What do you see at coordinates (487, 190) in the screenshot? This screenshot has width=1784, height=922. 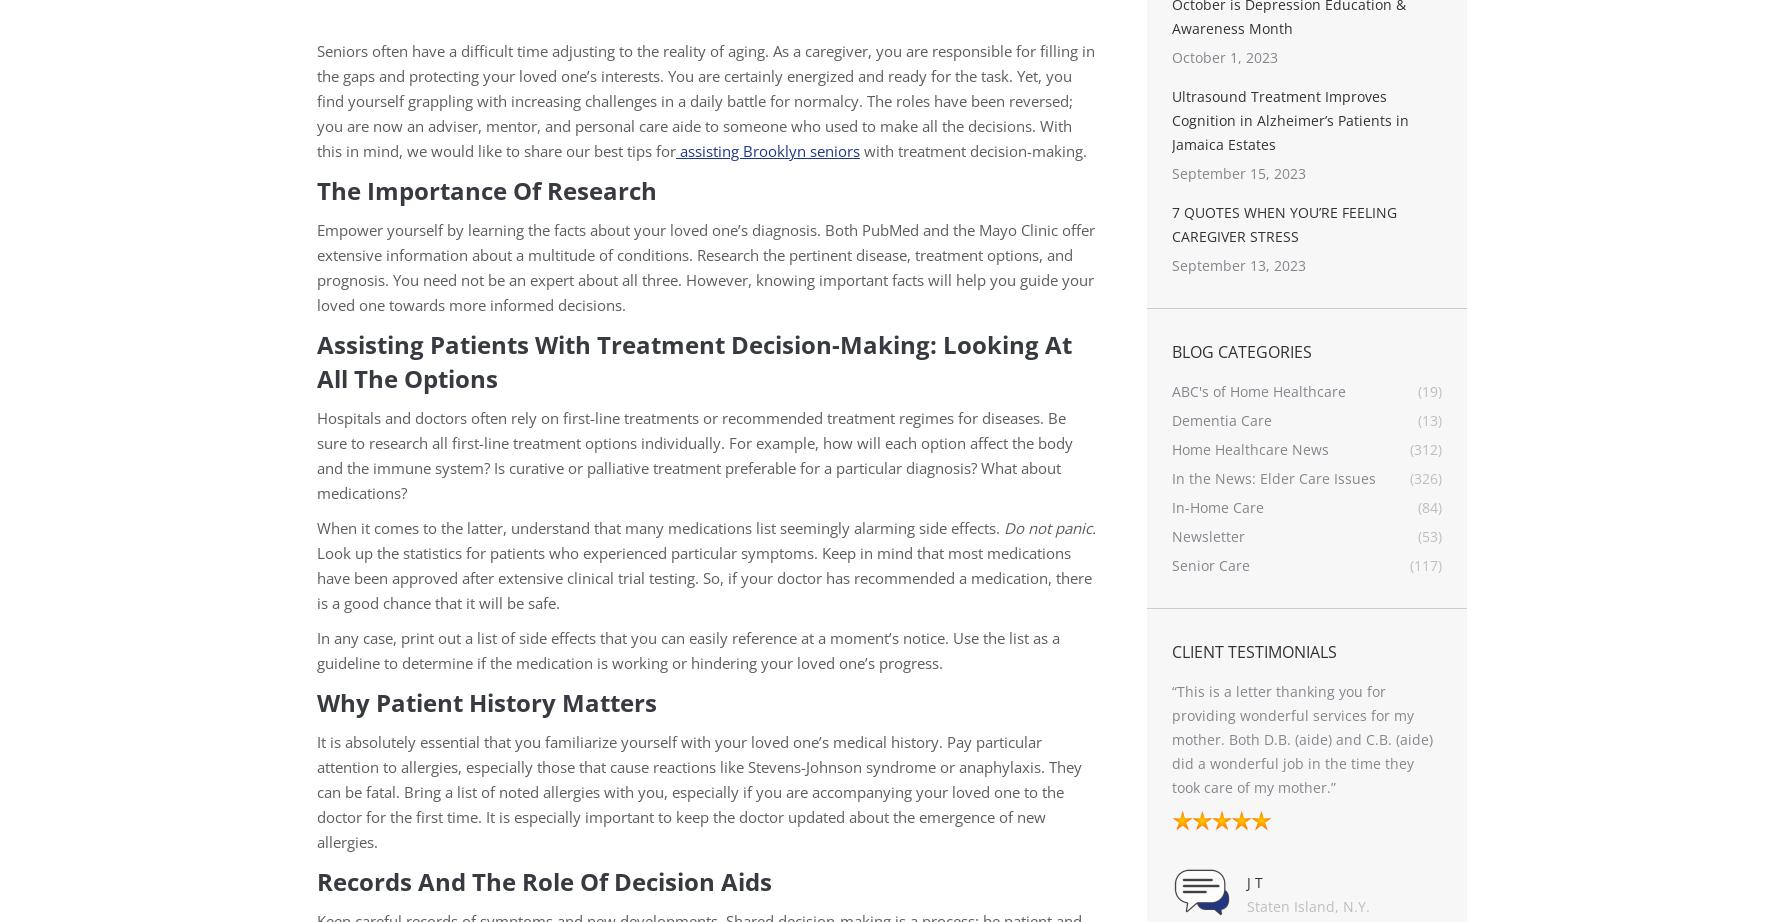 I see `'The Importance Of Research'` at bounding box center [487, 190].